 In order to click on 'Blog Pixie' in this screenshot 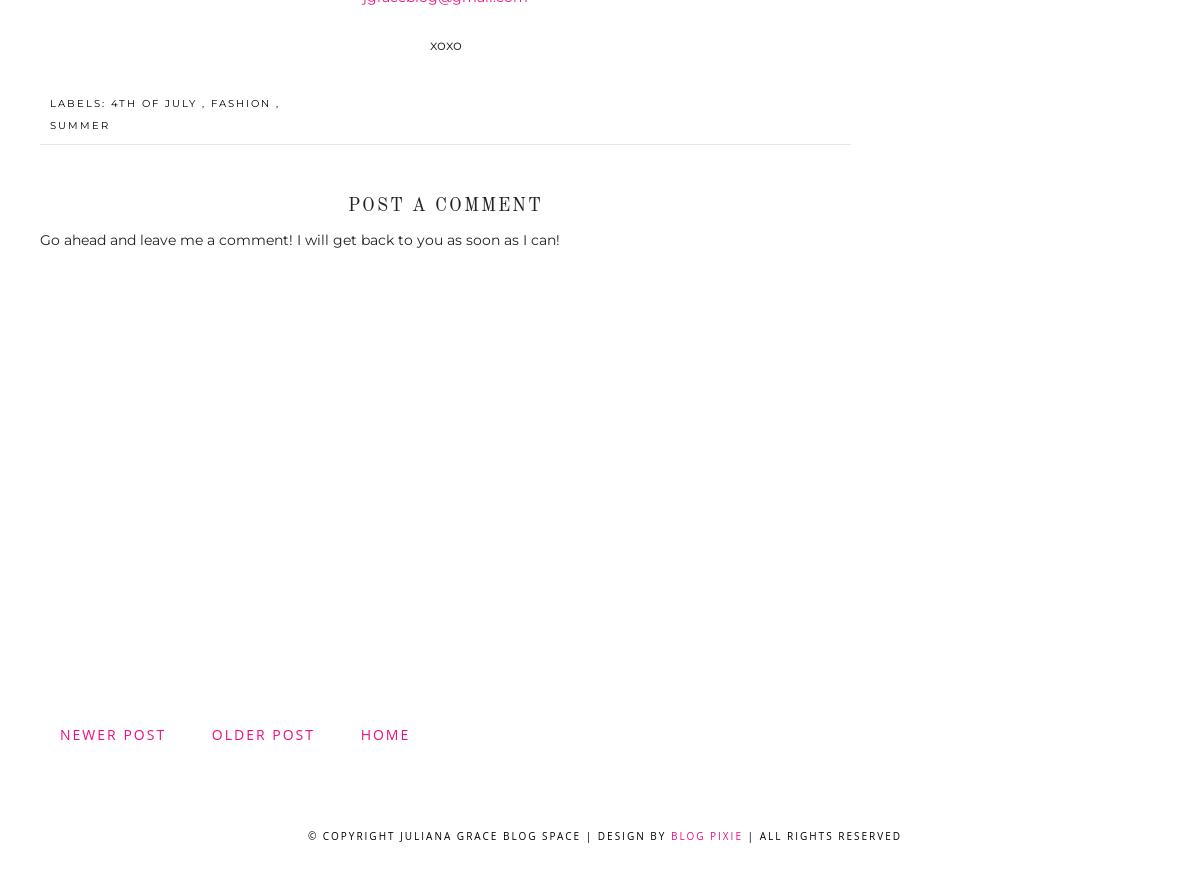, I will do `click(705, 835)`.